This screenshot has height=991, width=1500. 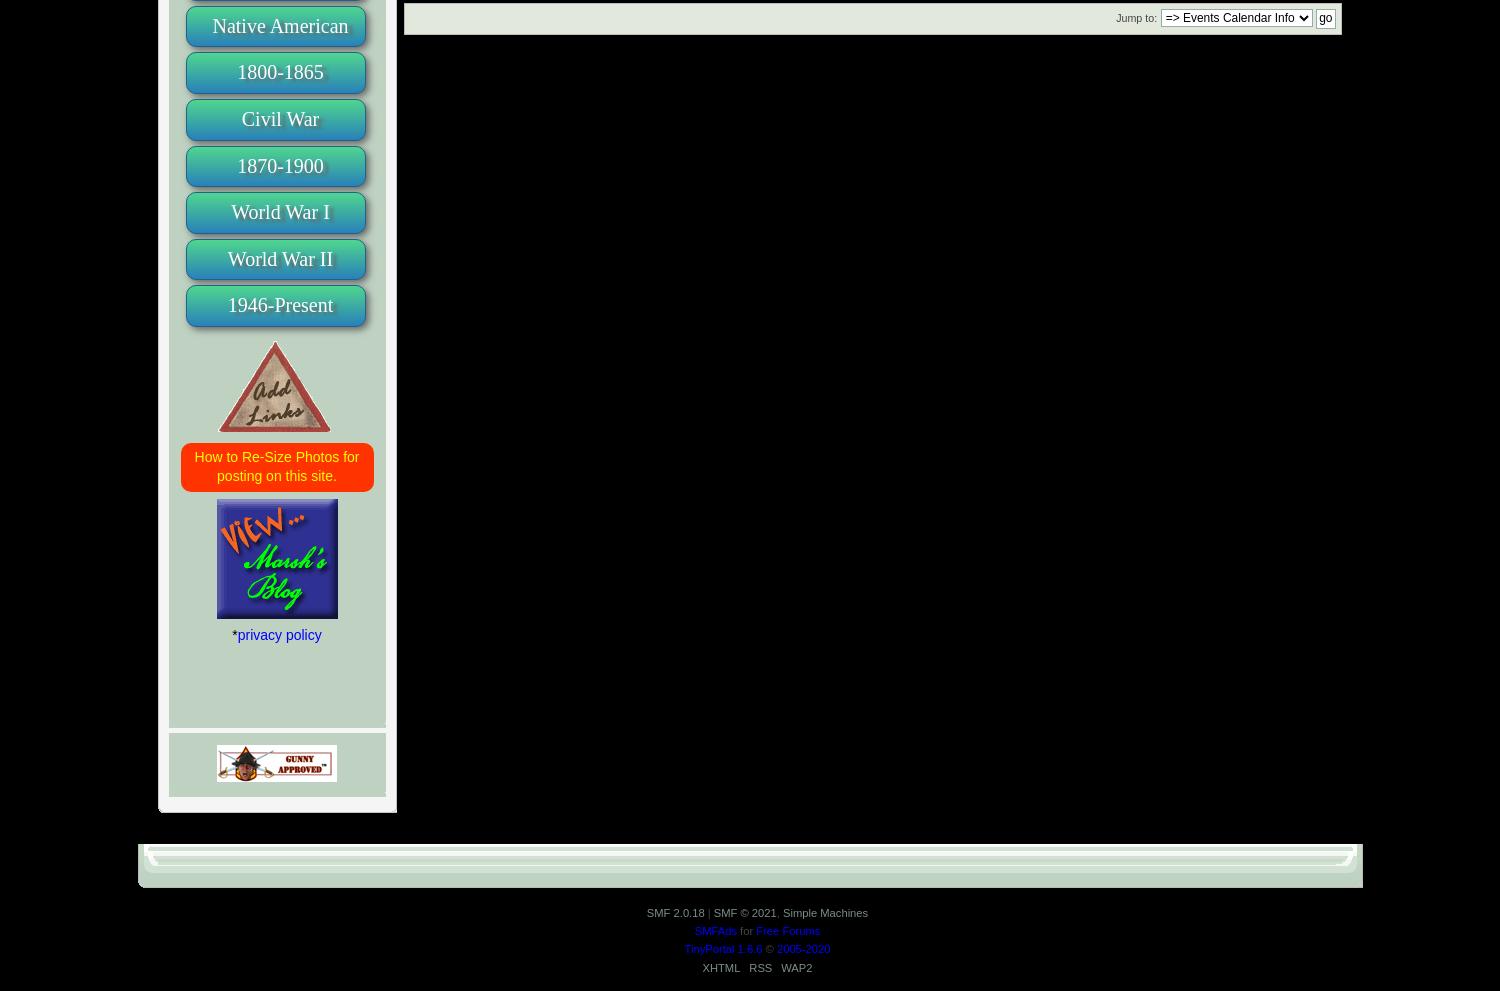 I want to click on 'Native American', so click(x=280, y=23).